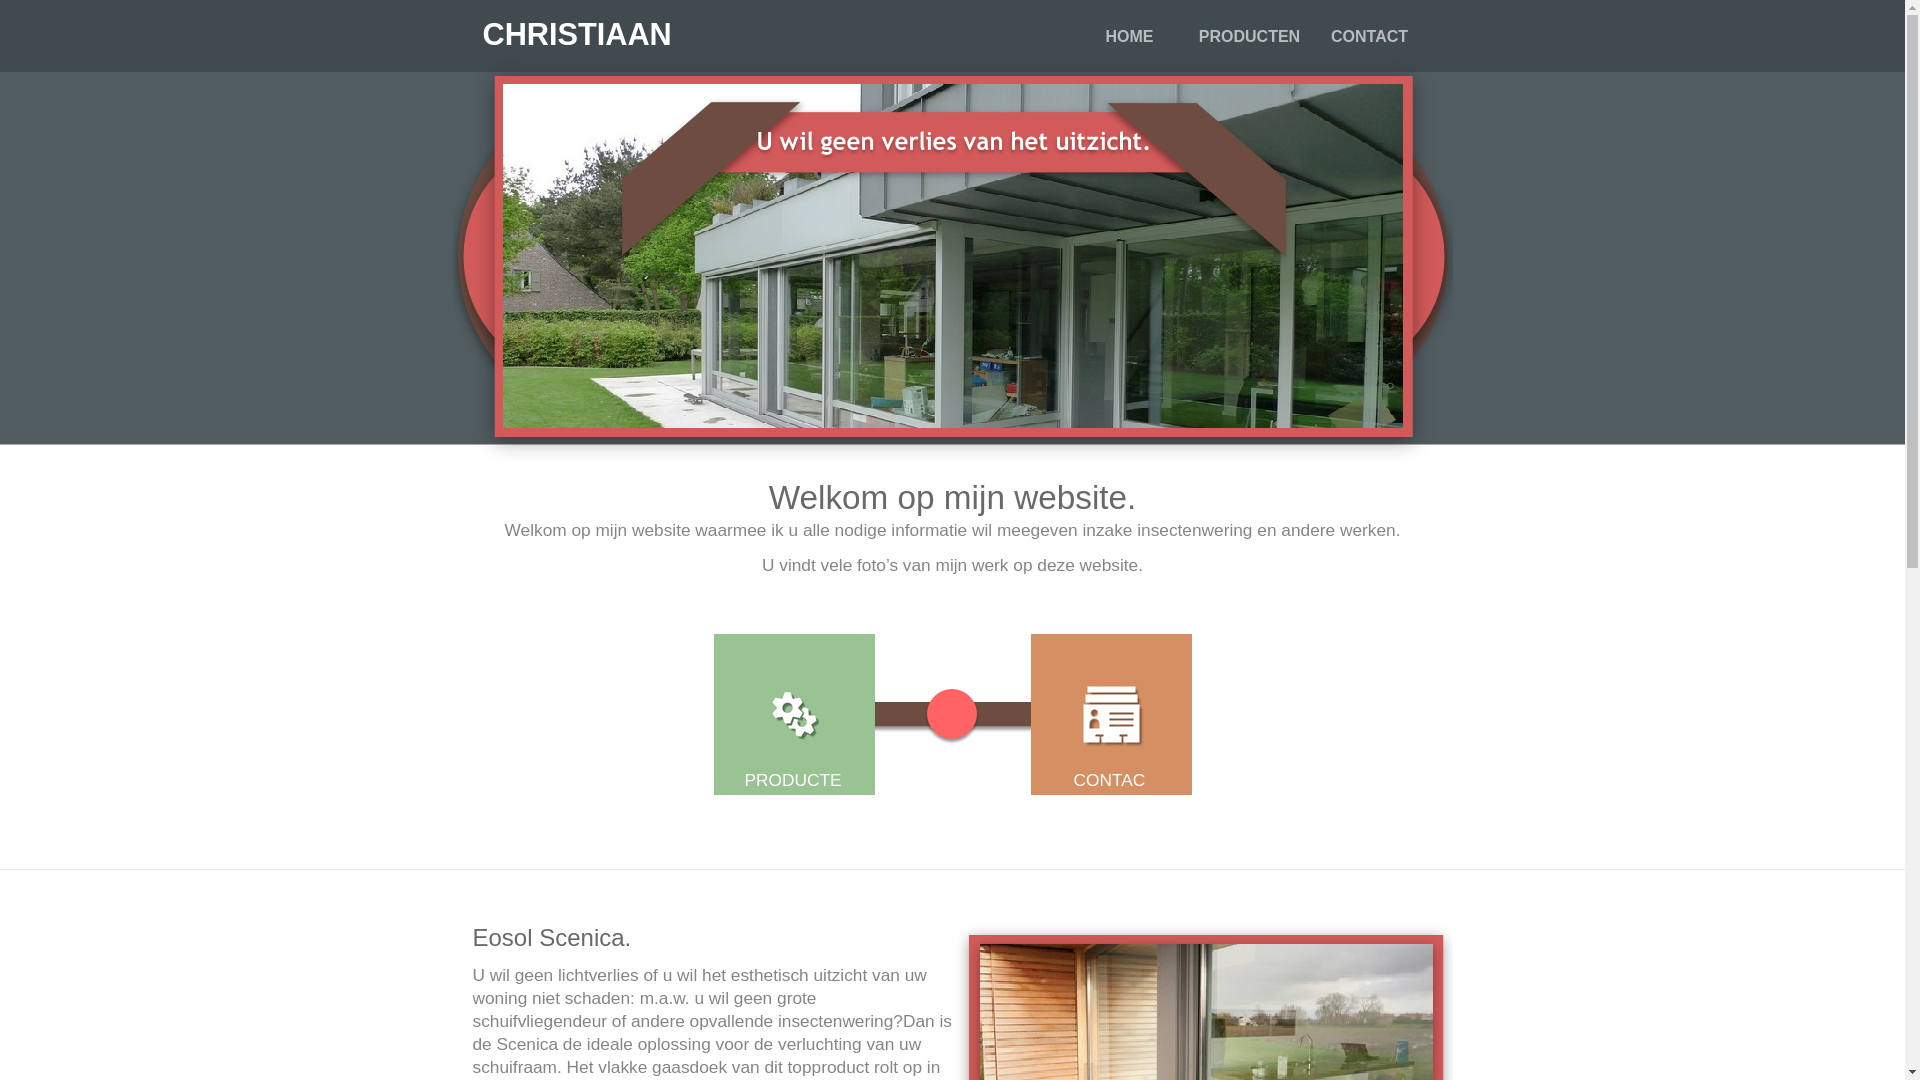 The width and height of the screenshot is (1920, 1080). What do you see at coordinates (575, 53) in the screenshot?
I see `'CHRISTIAAN DECOCK'` at bounding box center [575, 53].